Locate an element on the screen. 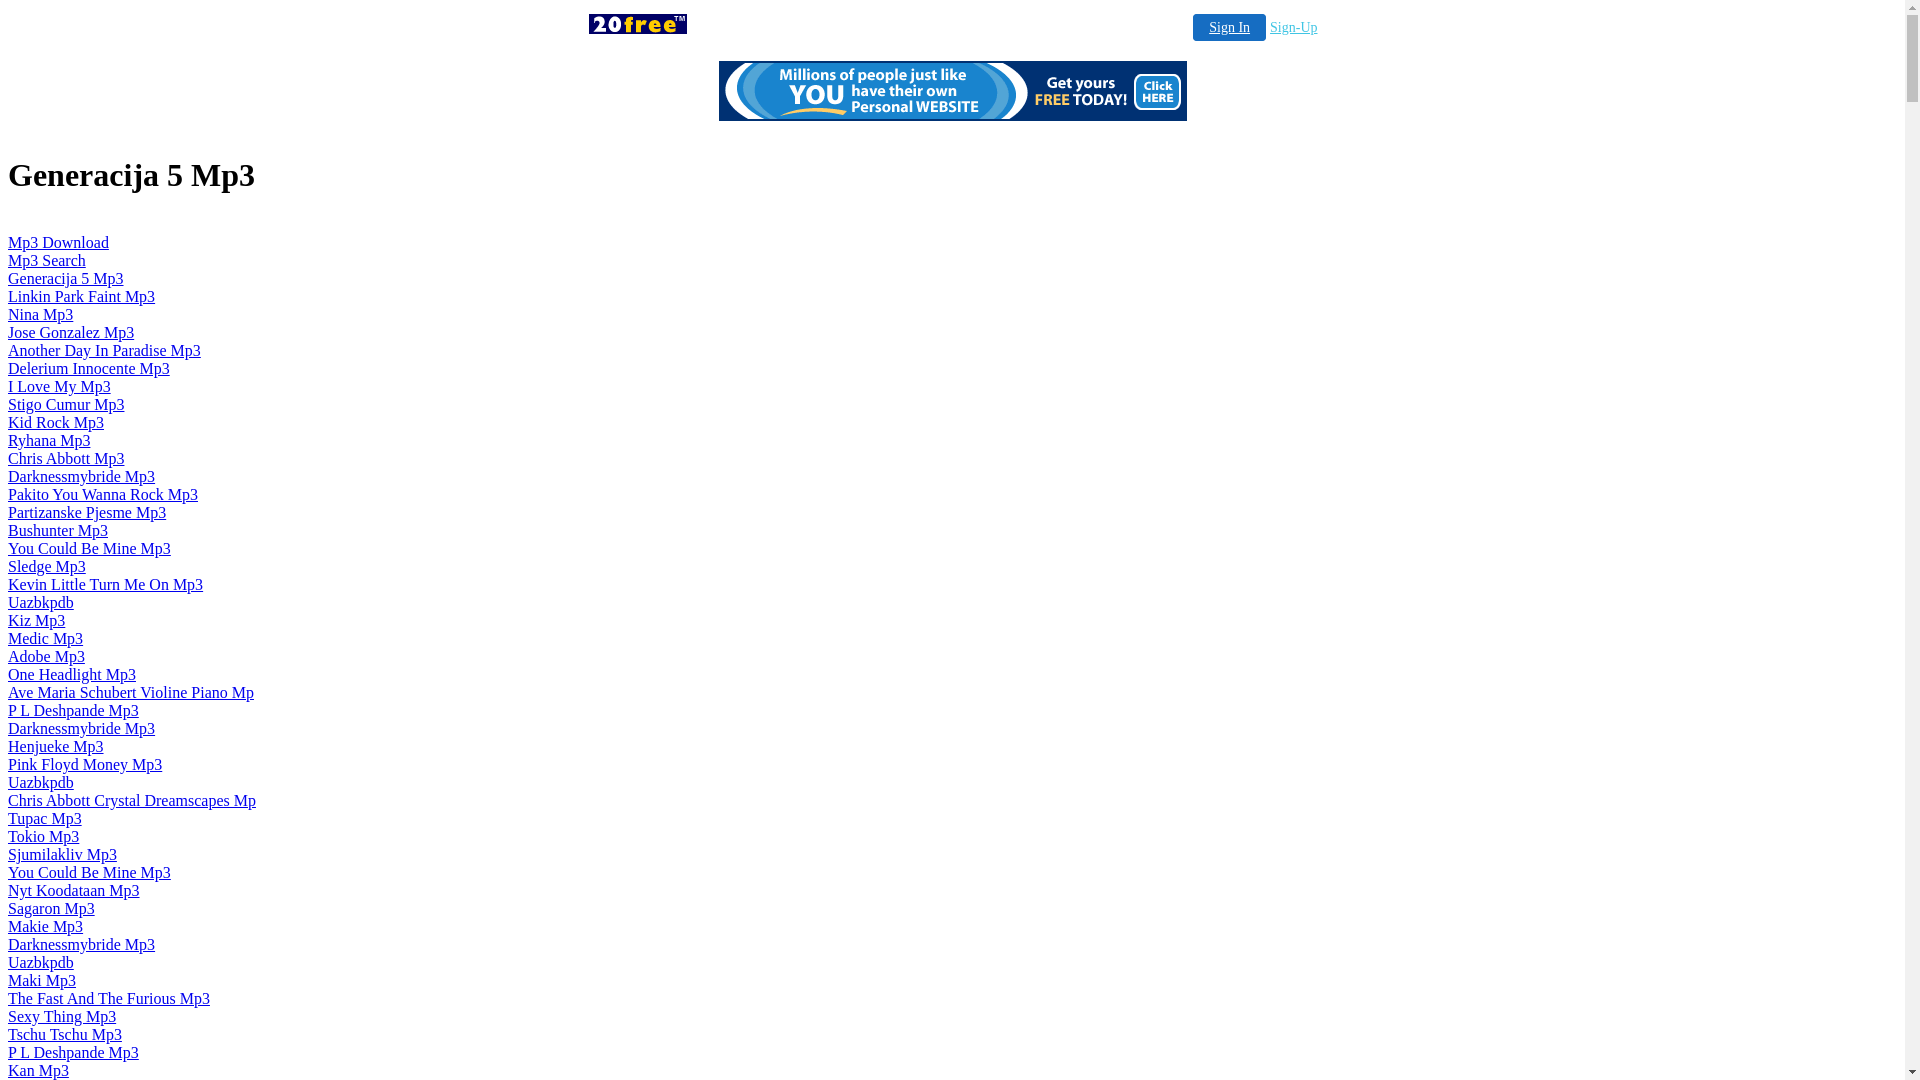 The width and height of the screenshot is (1920, 1080). 'Henjueke Mp3' is located at coordinates (56, 746).